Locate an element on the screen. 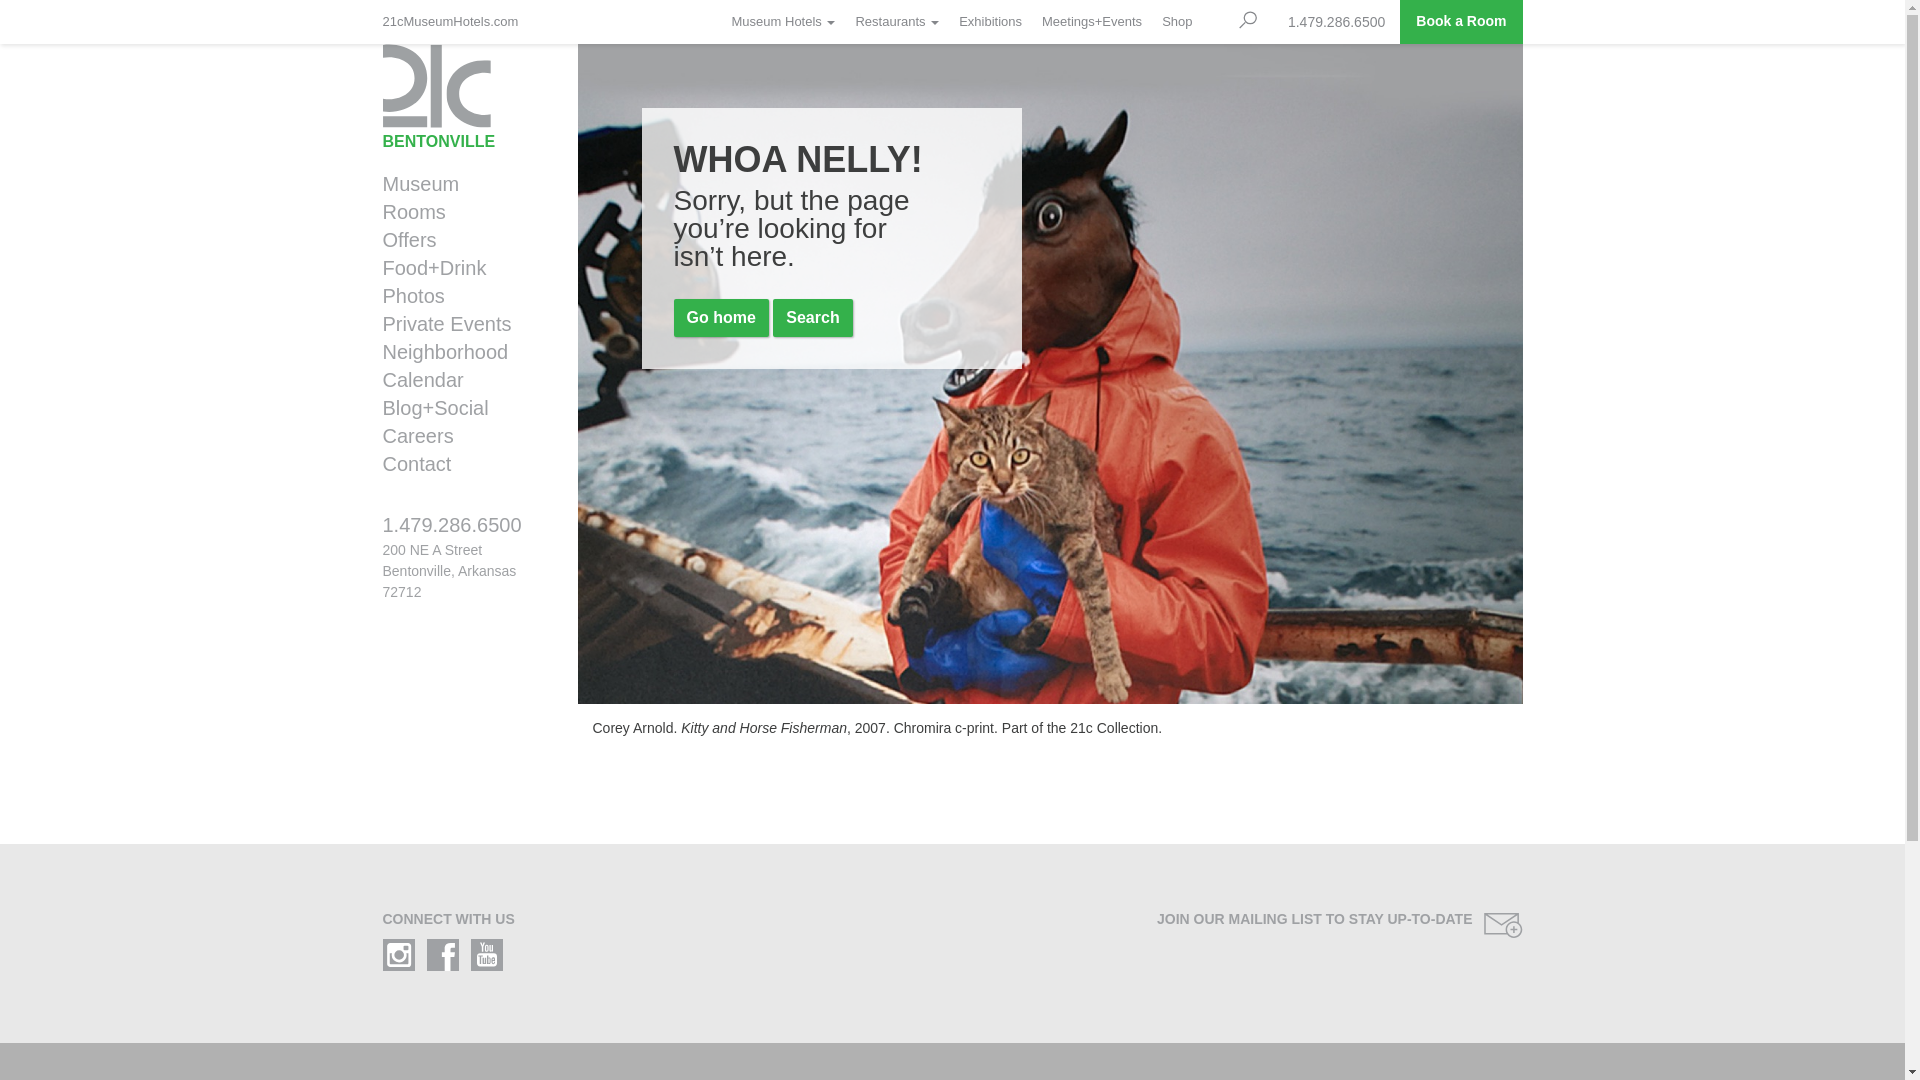  '21cMuseumHotels.com' is located at coordinates (454, 22).